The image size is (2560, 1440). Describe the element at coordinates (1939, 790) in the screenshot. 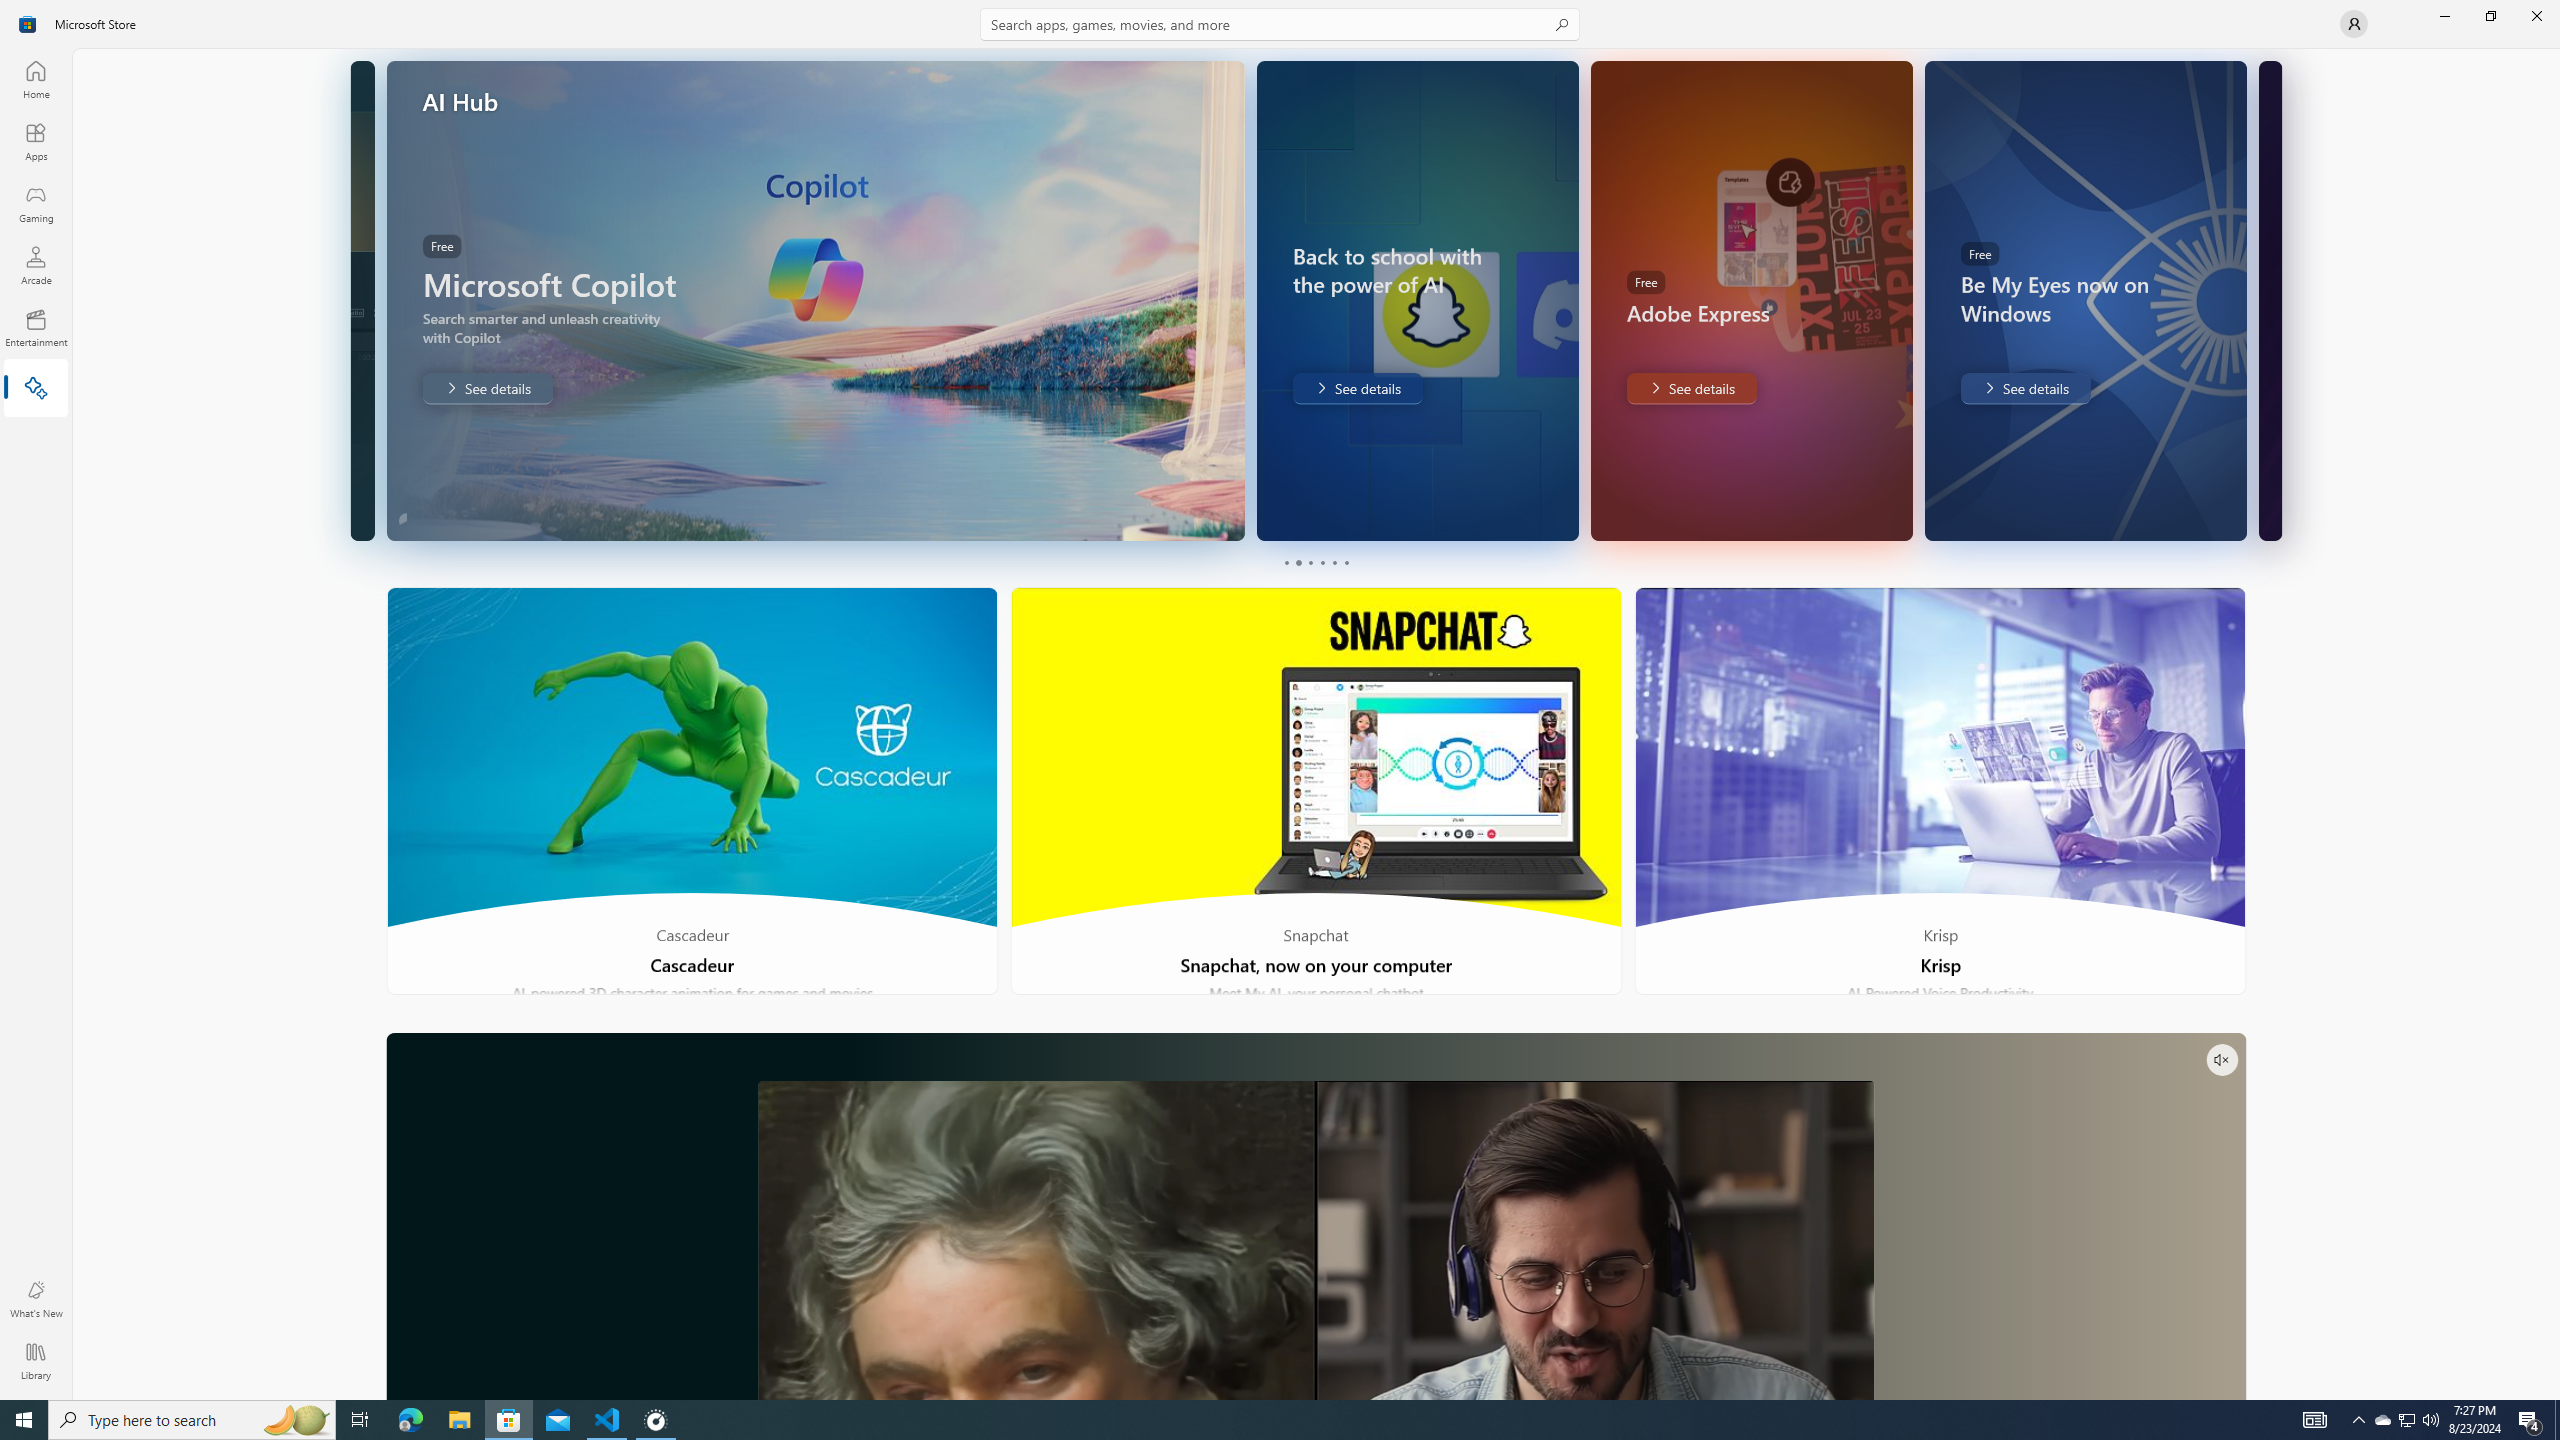

I see `'Krisp'` at that location.